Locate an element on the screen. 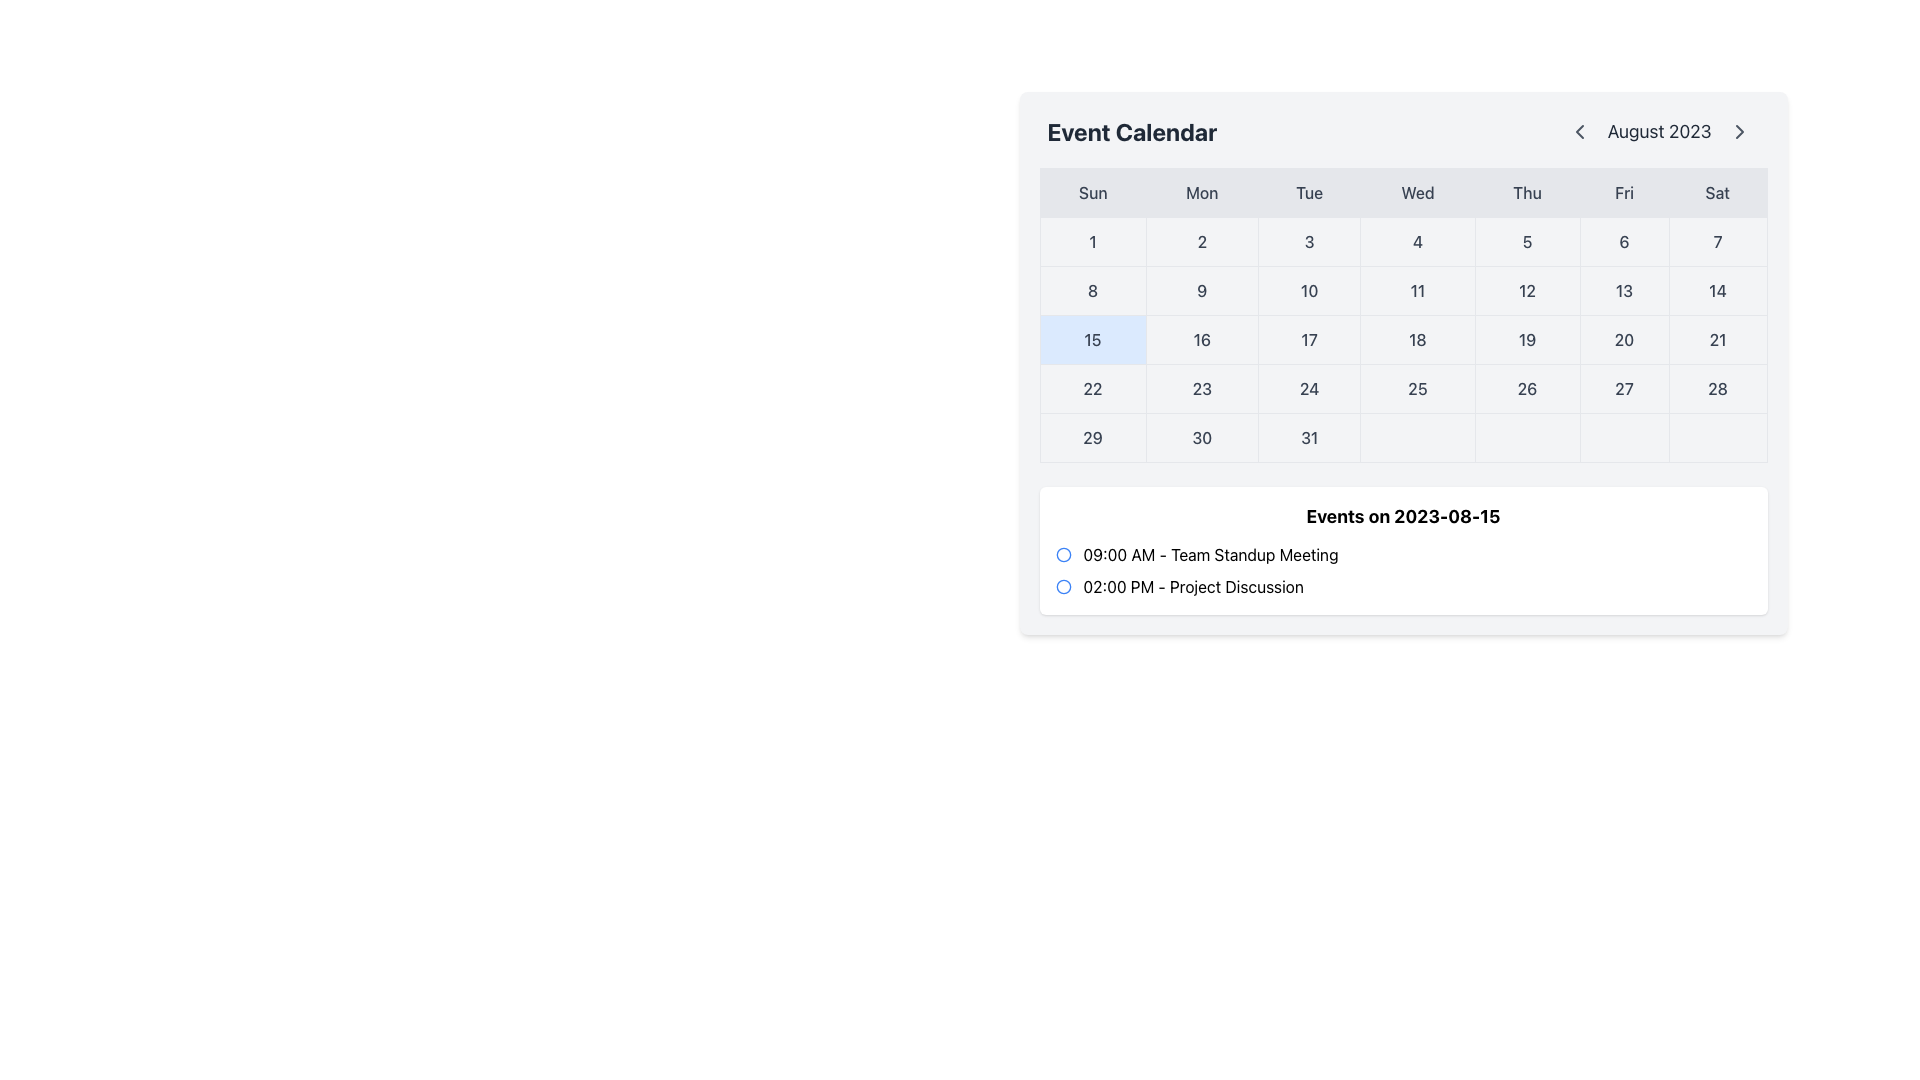 The image size is (1920, 1080). the text label displaying '17', which is styled in bold and centered within a rectangular cell in the 'Tue' column of a calendar interface is located at coordinates (1309, 338).